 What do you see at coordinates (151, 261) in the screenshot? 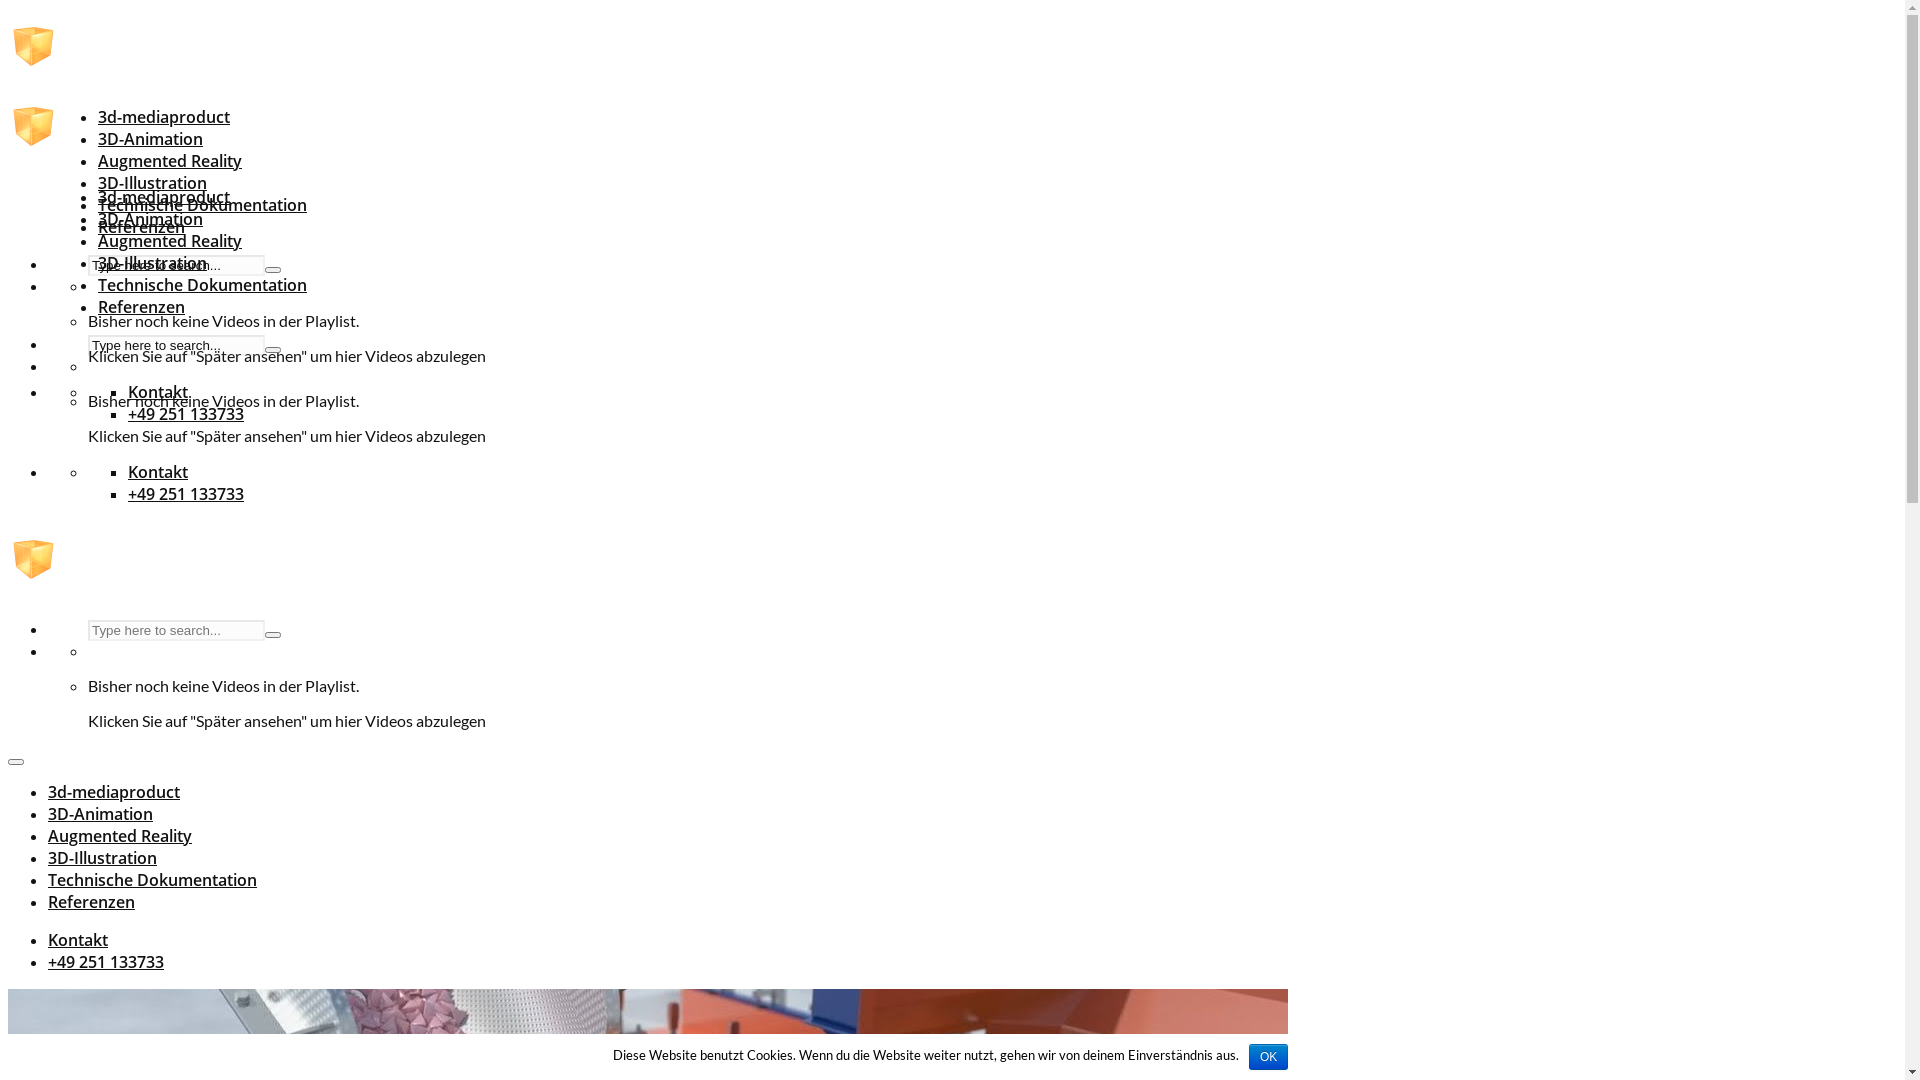
I see `'3D-Illustration'` at bounding box center [151, 261].